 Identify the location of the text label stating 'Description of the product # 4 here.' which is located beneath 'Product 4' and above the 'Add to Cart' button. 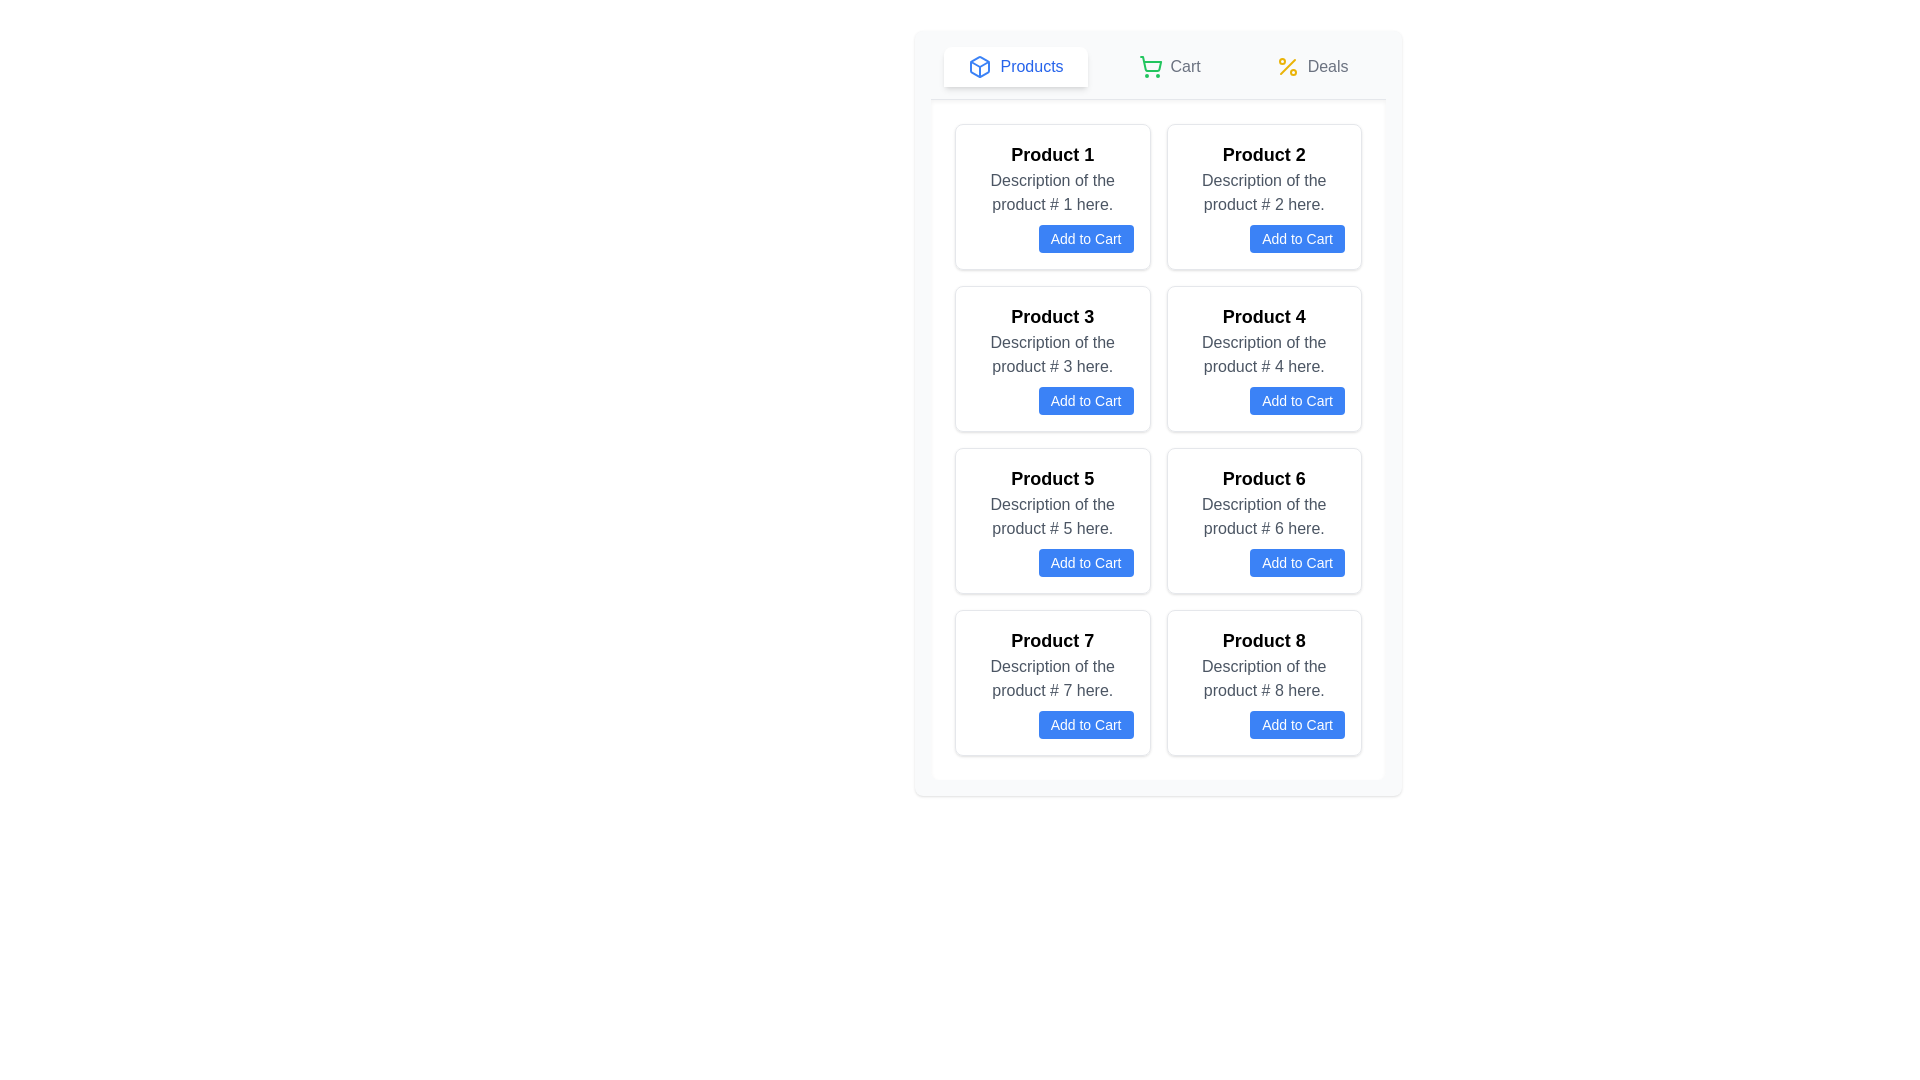
(1263, 353).